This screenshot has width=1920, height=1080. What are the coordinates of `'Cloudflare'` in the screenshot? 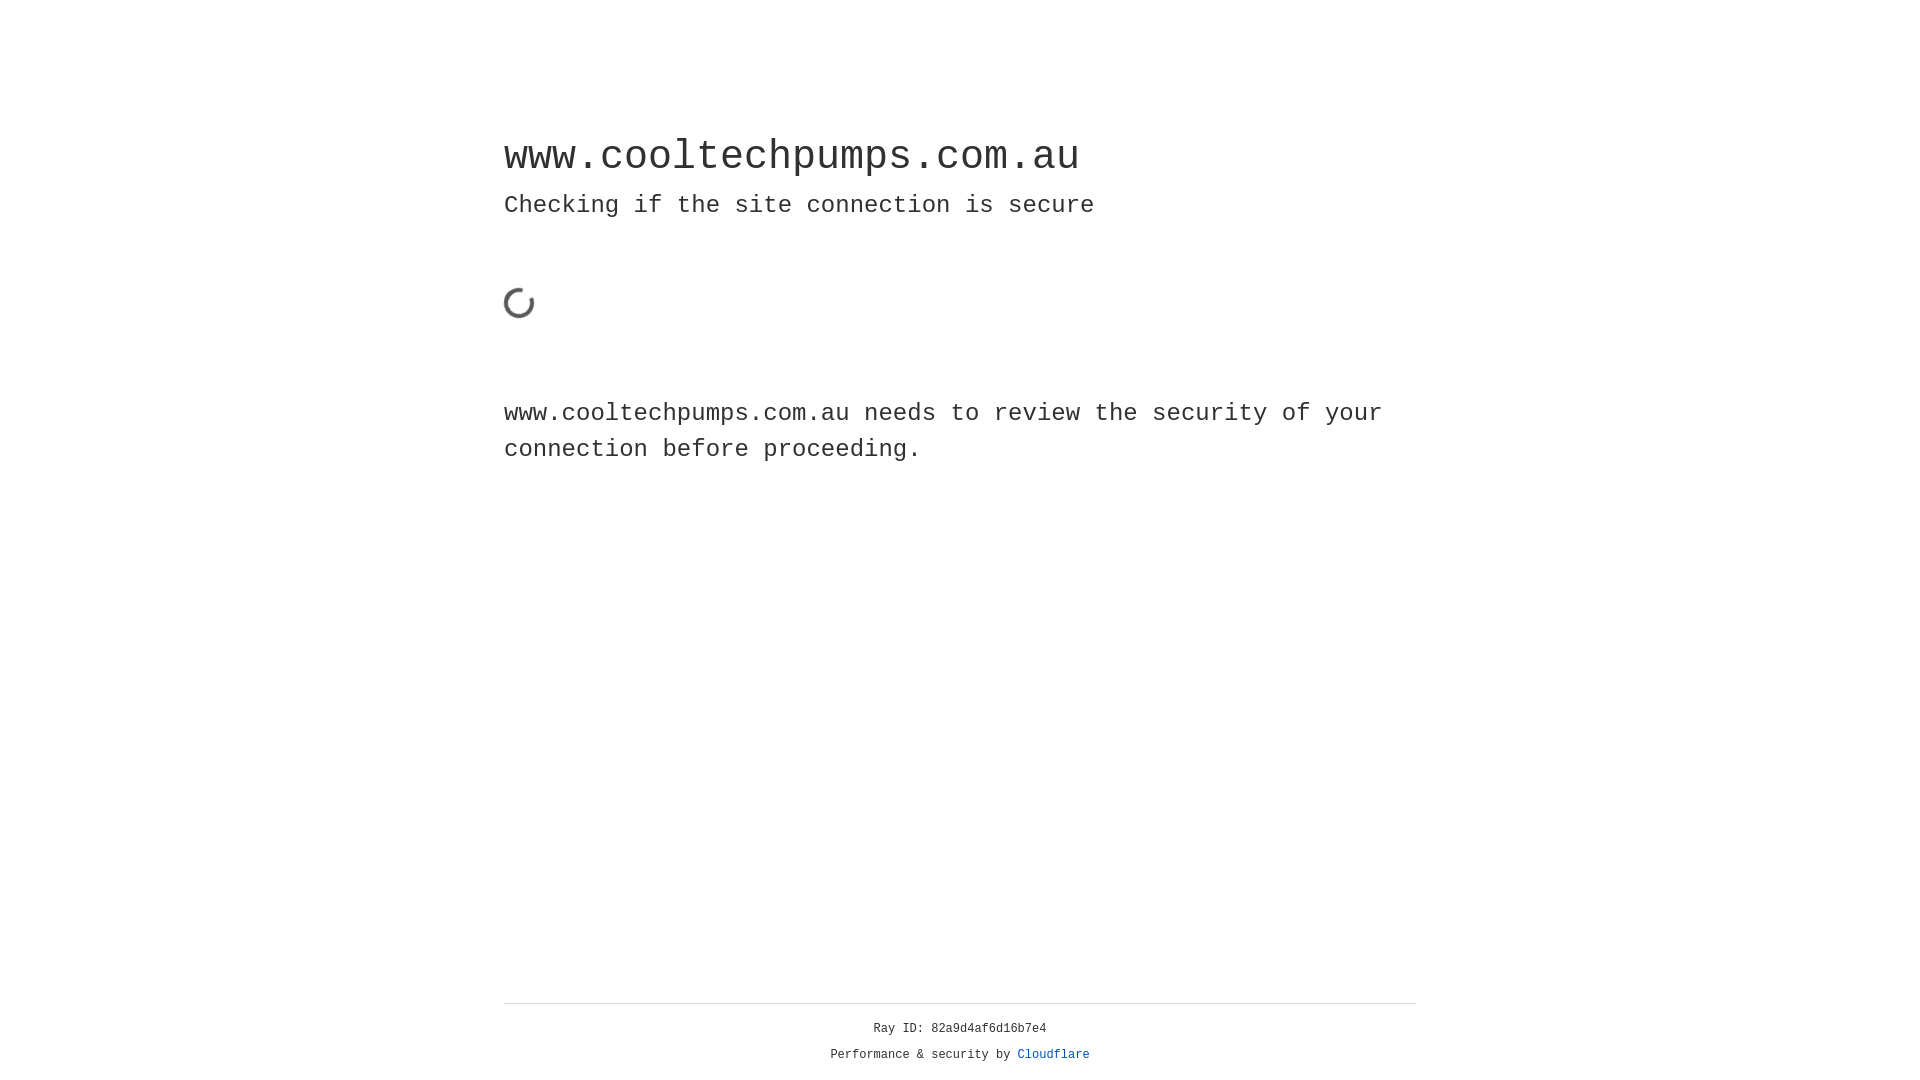 It's located at (1053, 1054).